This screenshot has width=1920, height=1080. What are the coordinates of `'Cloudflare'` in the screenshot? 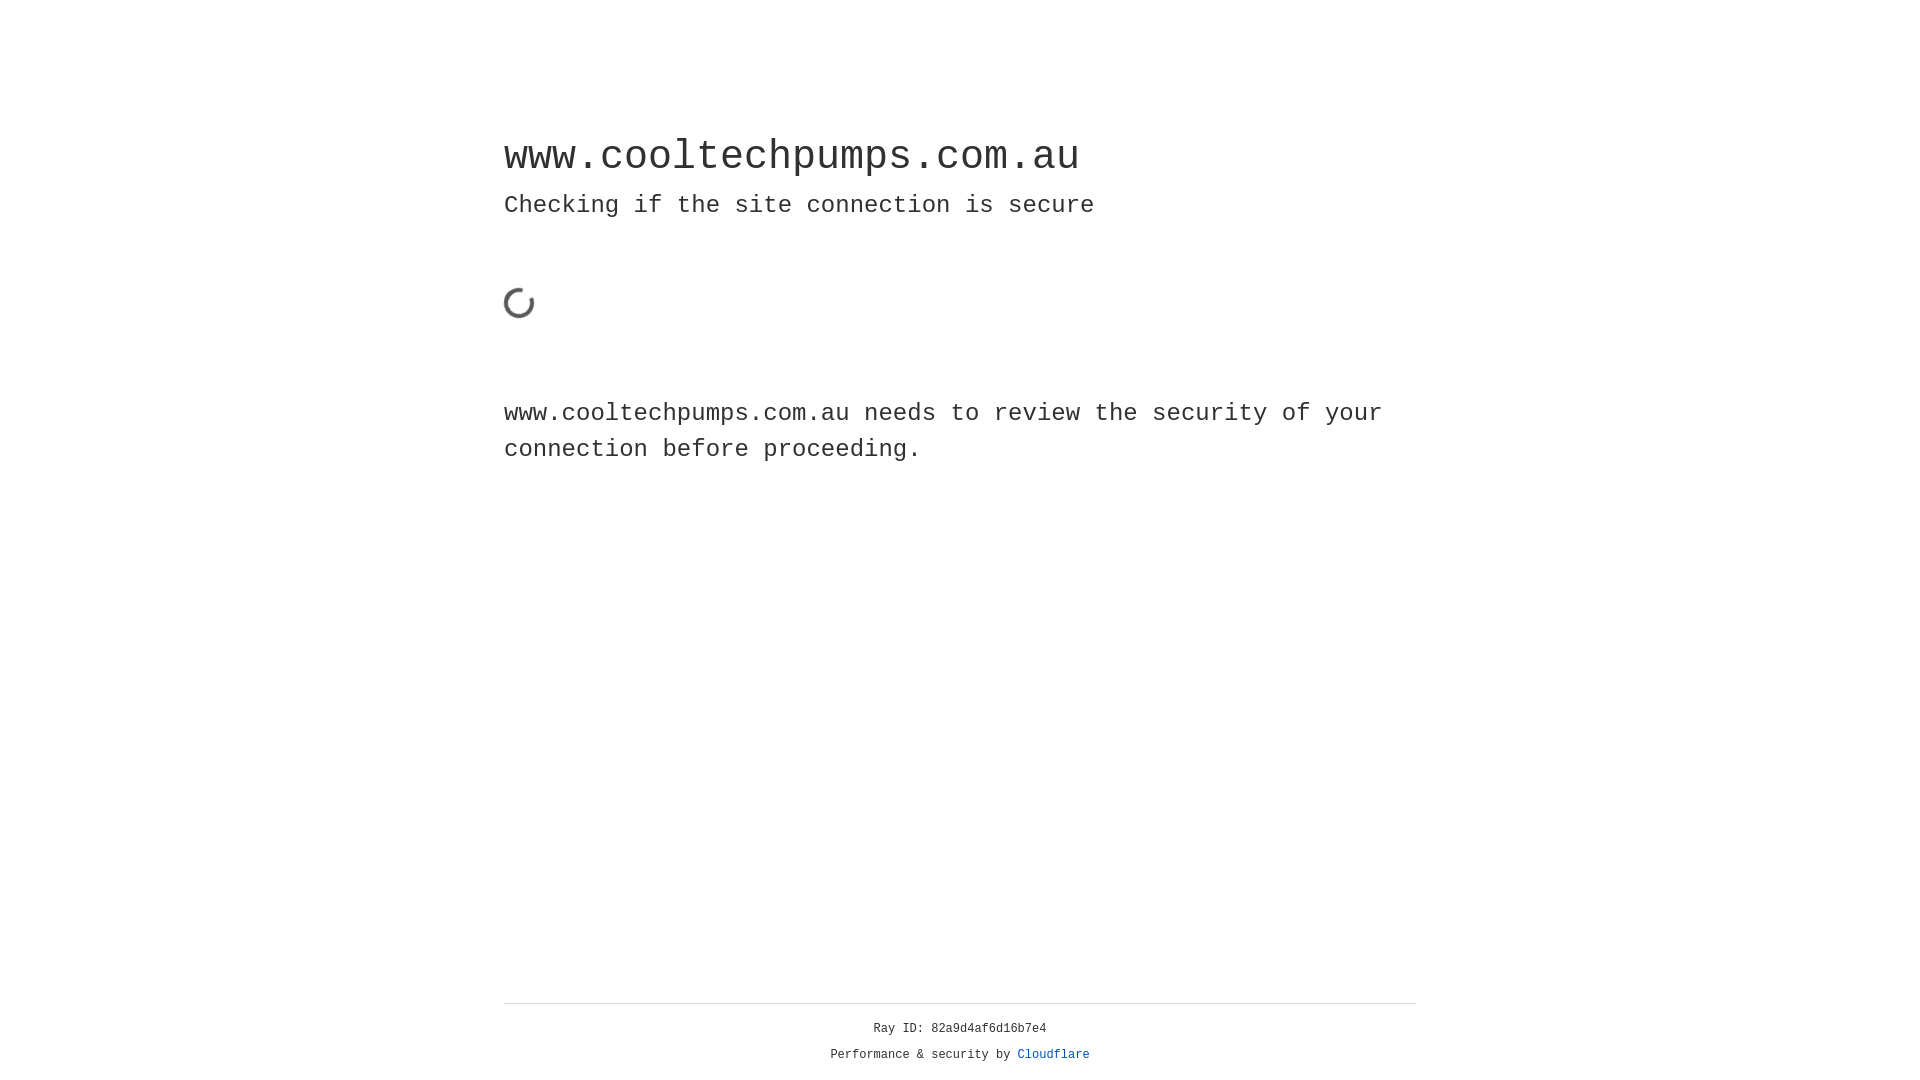 It's located at (1053, 1054).